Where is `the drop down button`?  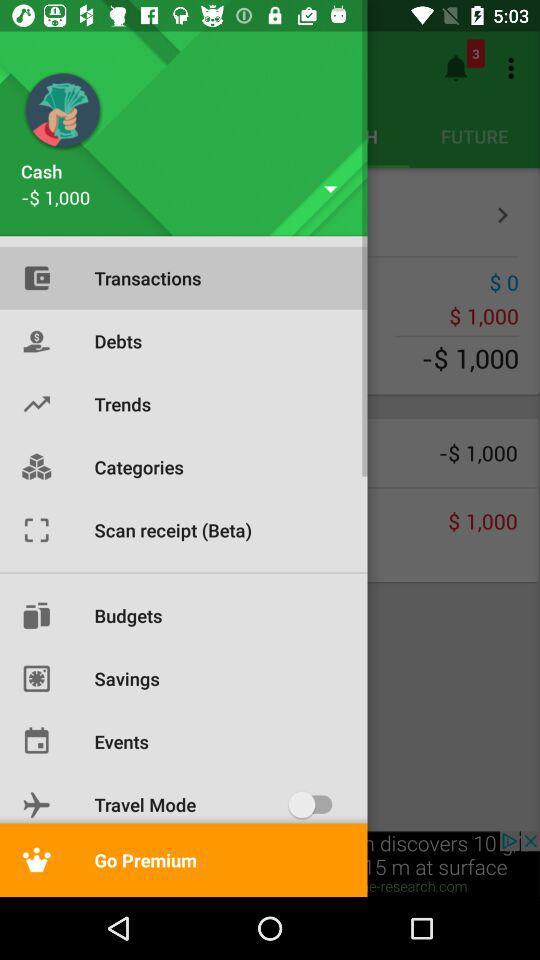 the drop down button is located at coordinates (331, 189).